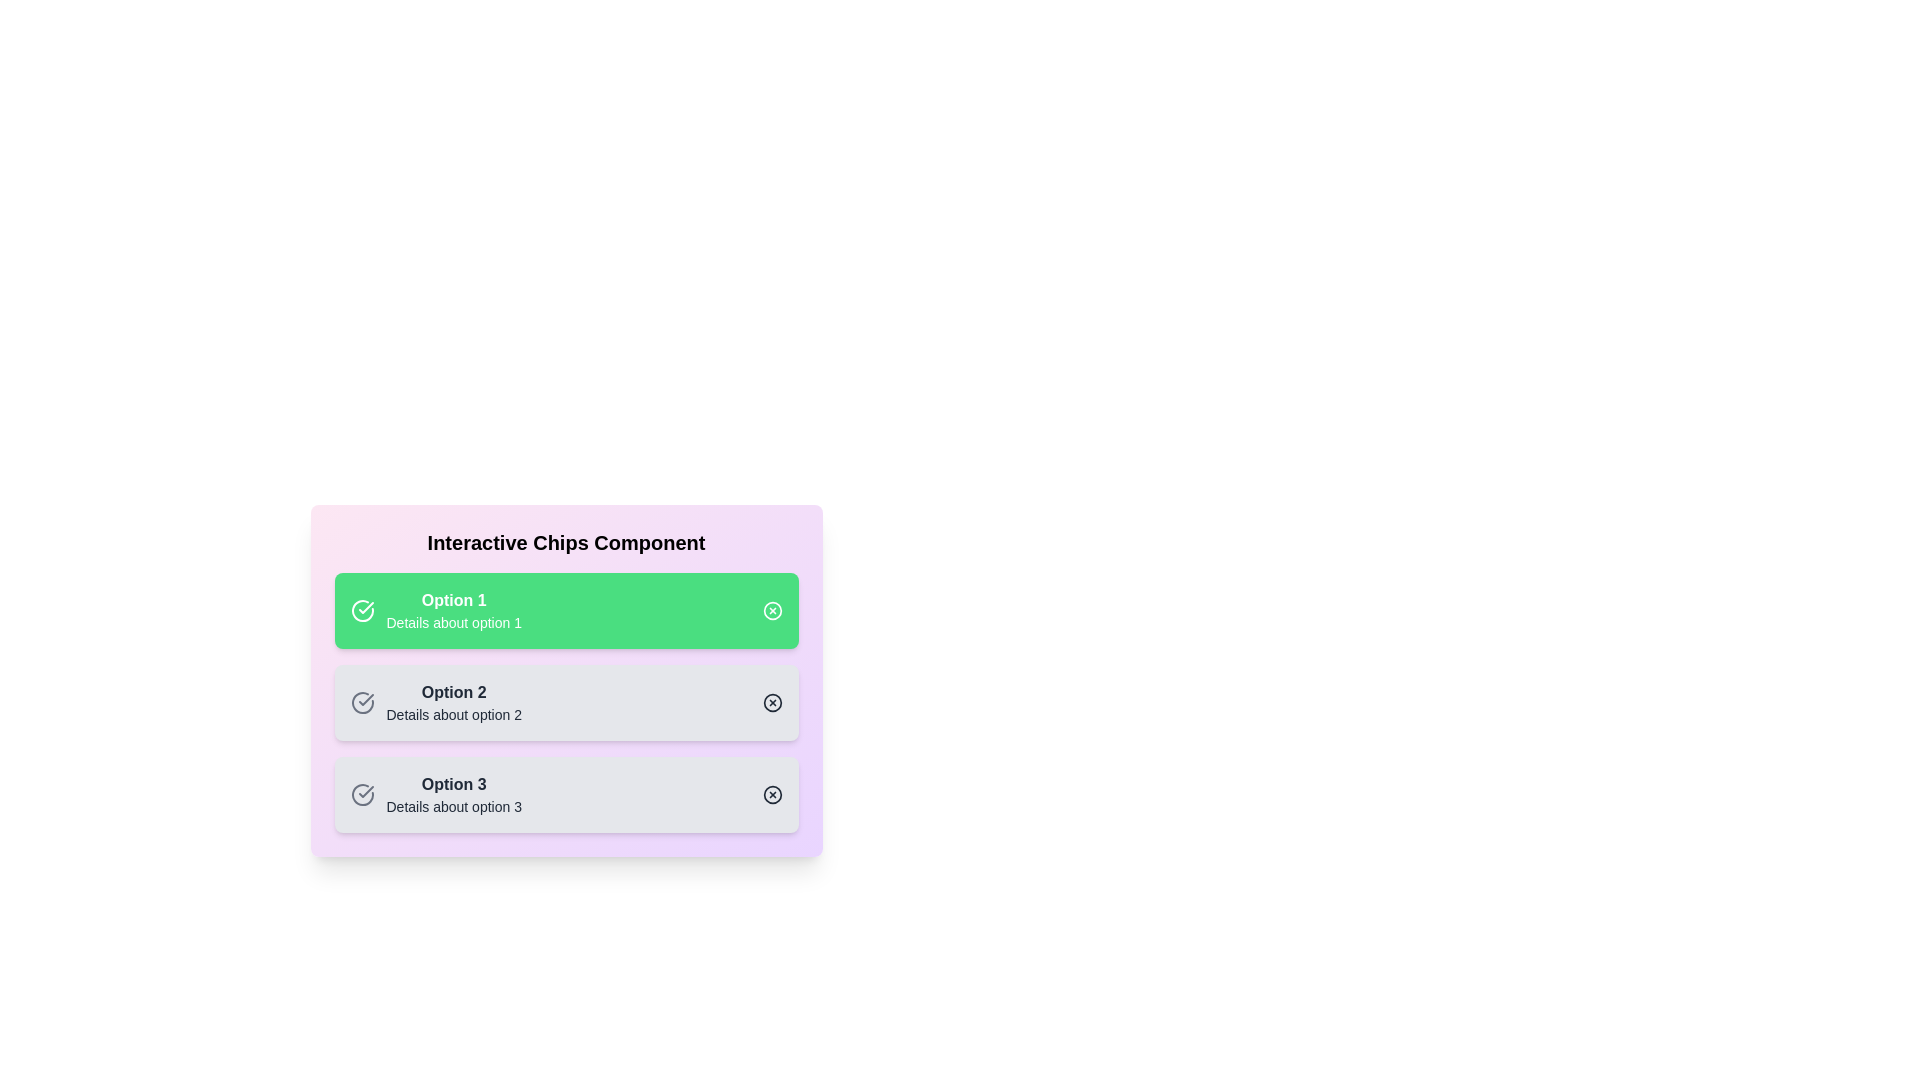 The image size is (1920, 1080). I want to click on the chip corresponding to Option 1, so click(565, 609).